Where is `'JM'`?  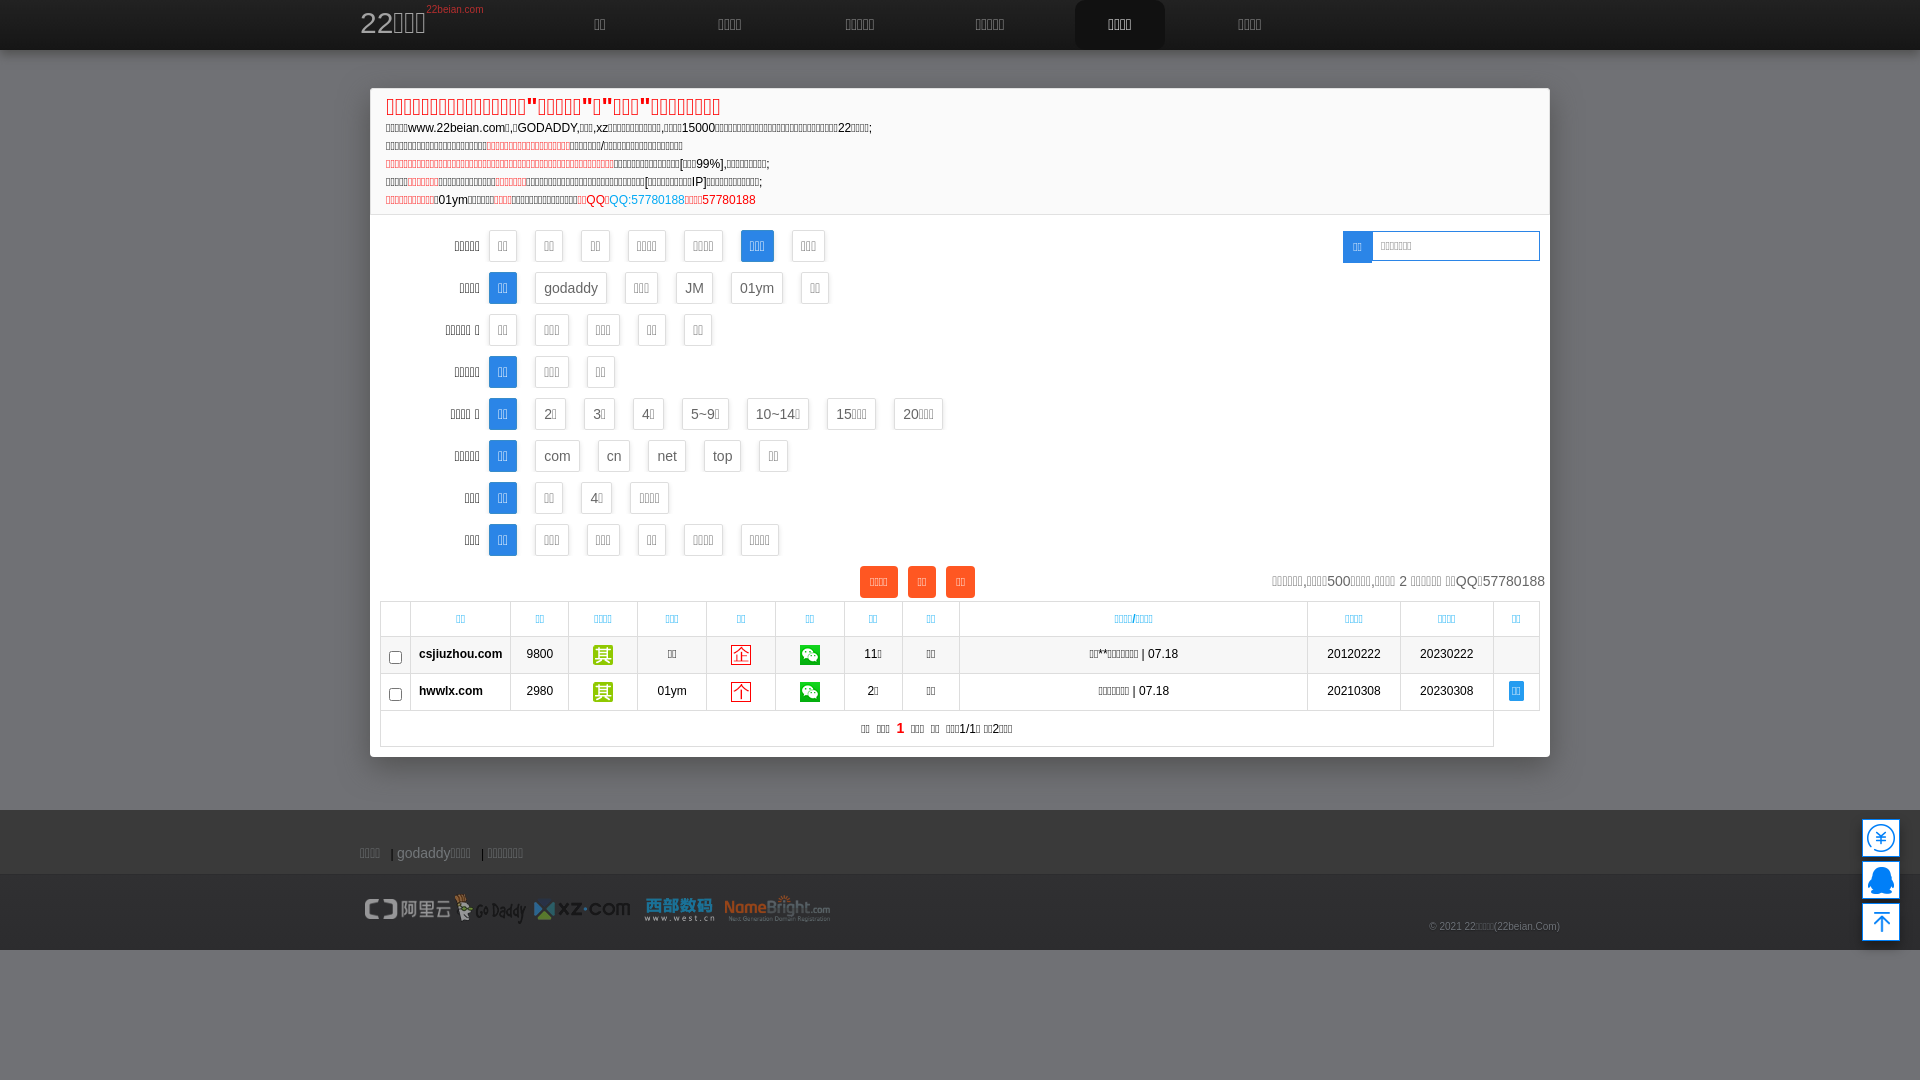
'JM' is located at coordinates (694, 288).